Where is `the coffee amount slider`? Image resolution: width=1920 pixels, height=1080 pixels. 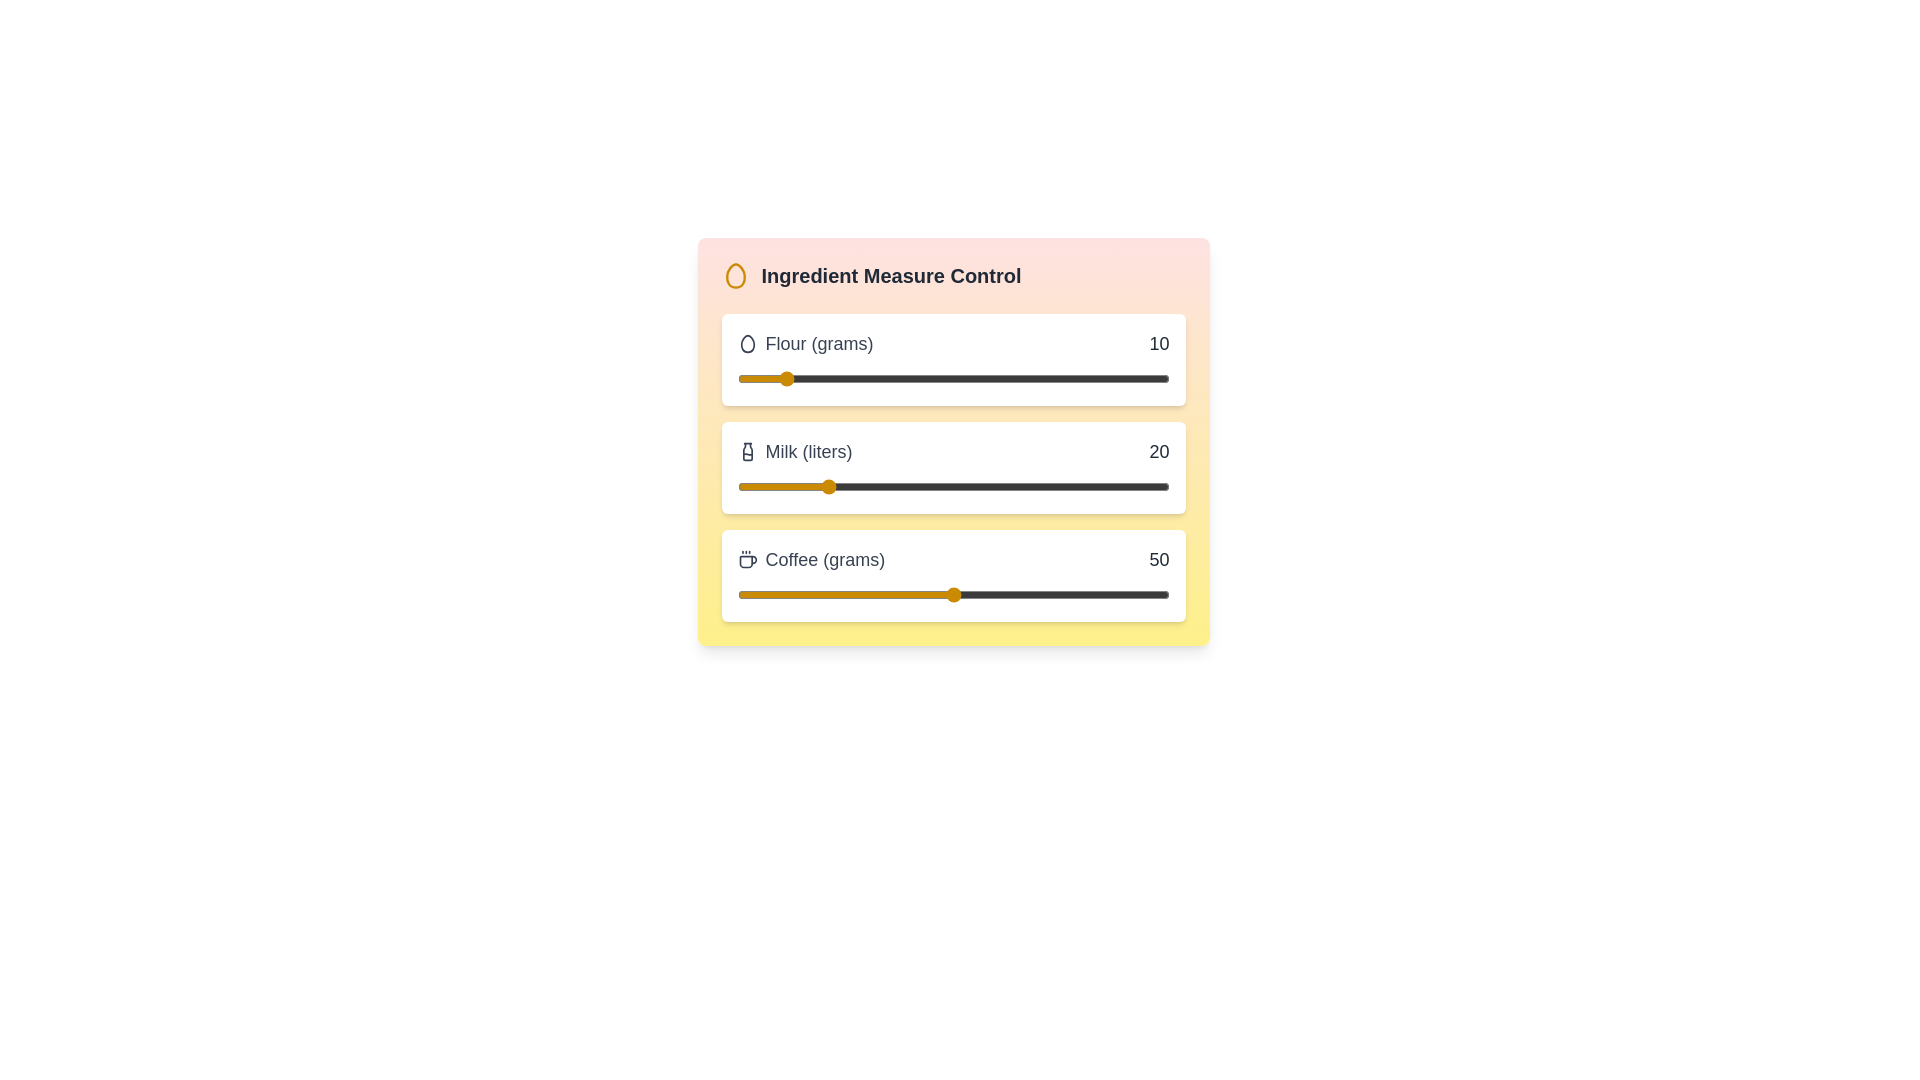
the coffee amount slider is located at coordinates (815, 593).